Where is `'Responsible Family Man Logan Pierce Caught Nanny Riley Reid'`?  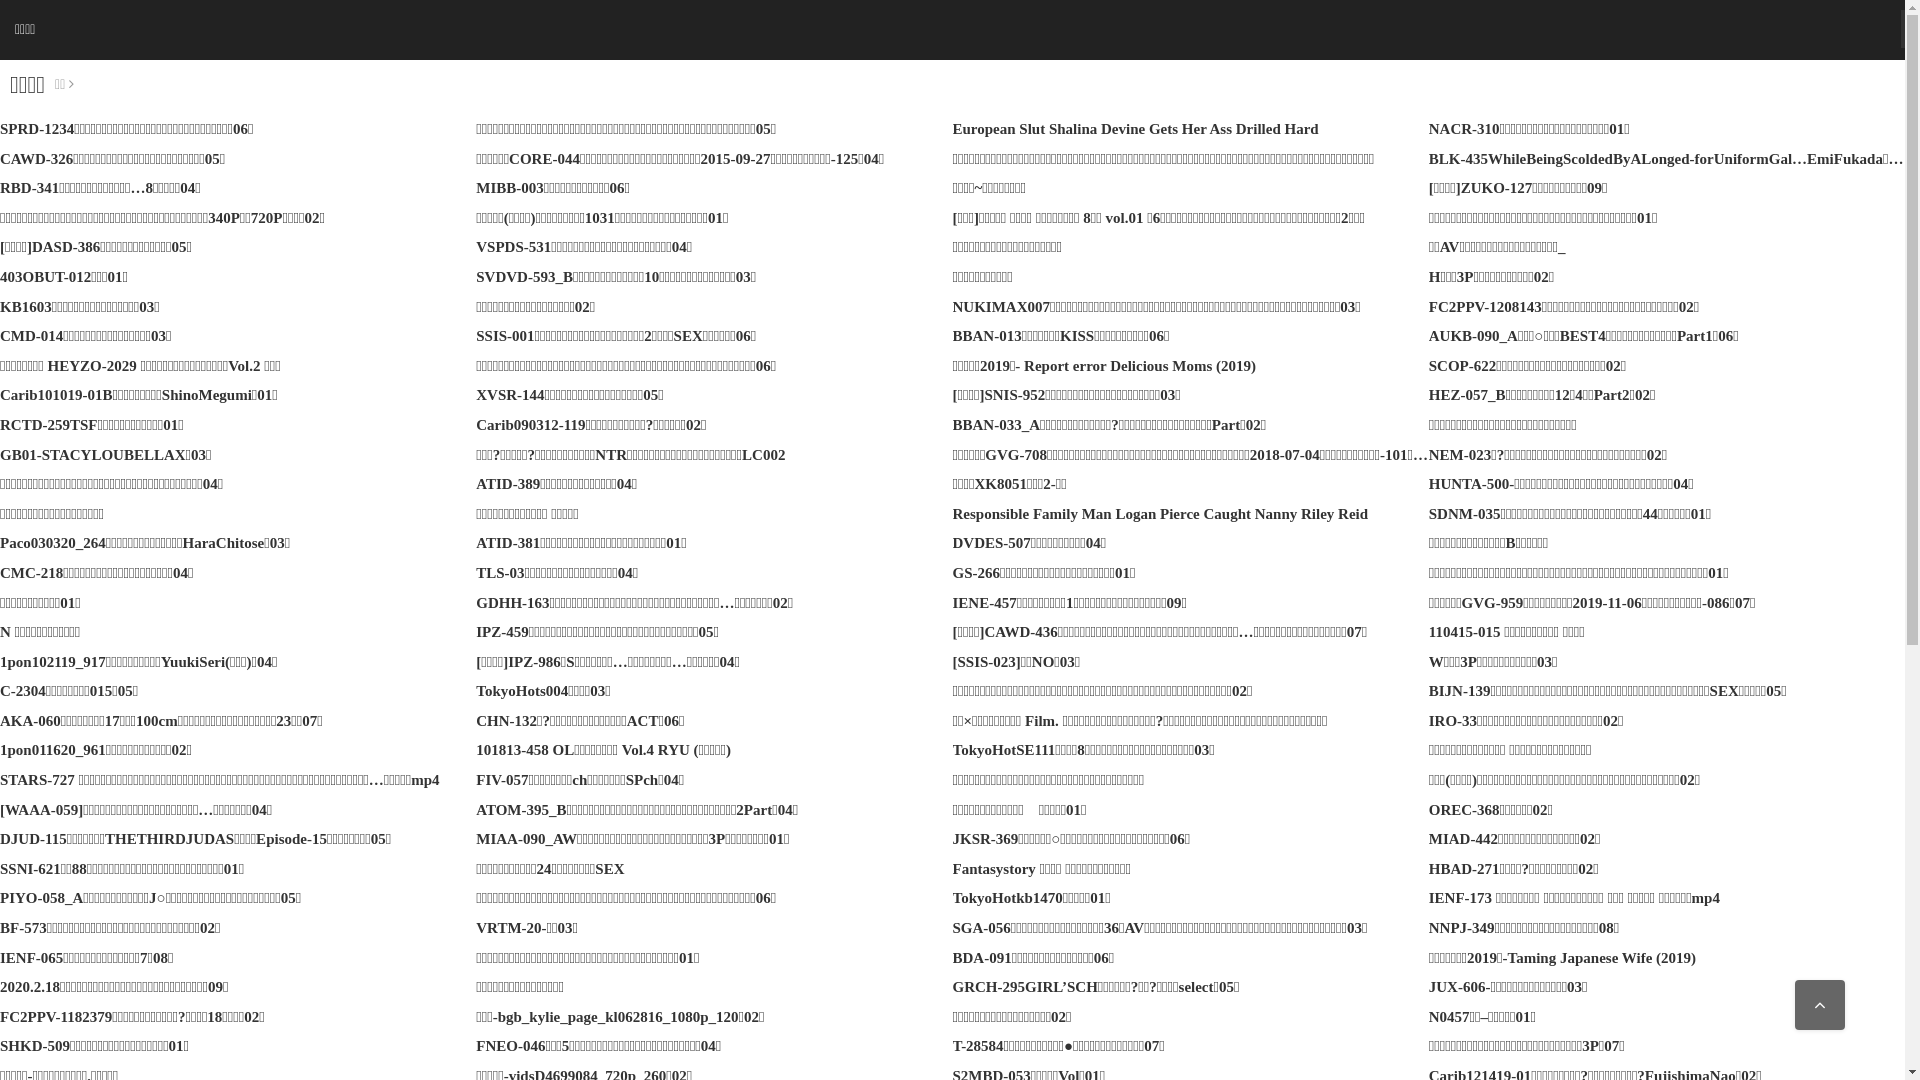
'Responsible Family Man Logan Pierce Caught Nanny Riley Reid' is located at coordinates (1160, 512).